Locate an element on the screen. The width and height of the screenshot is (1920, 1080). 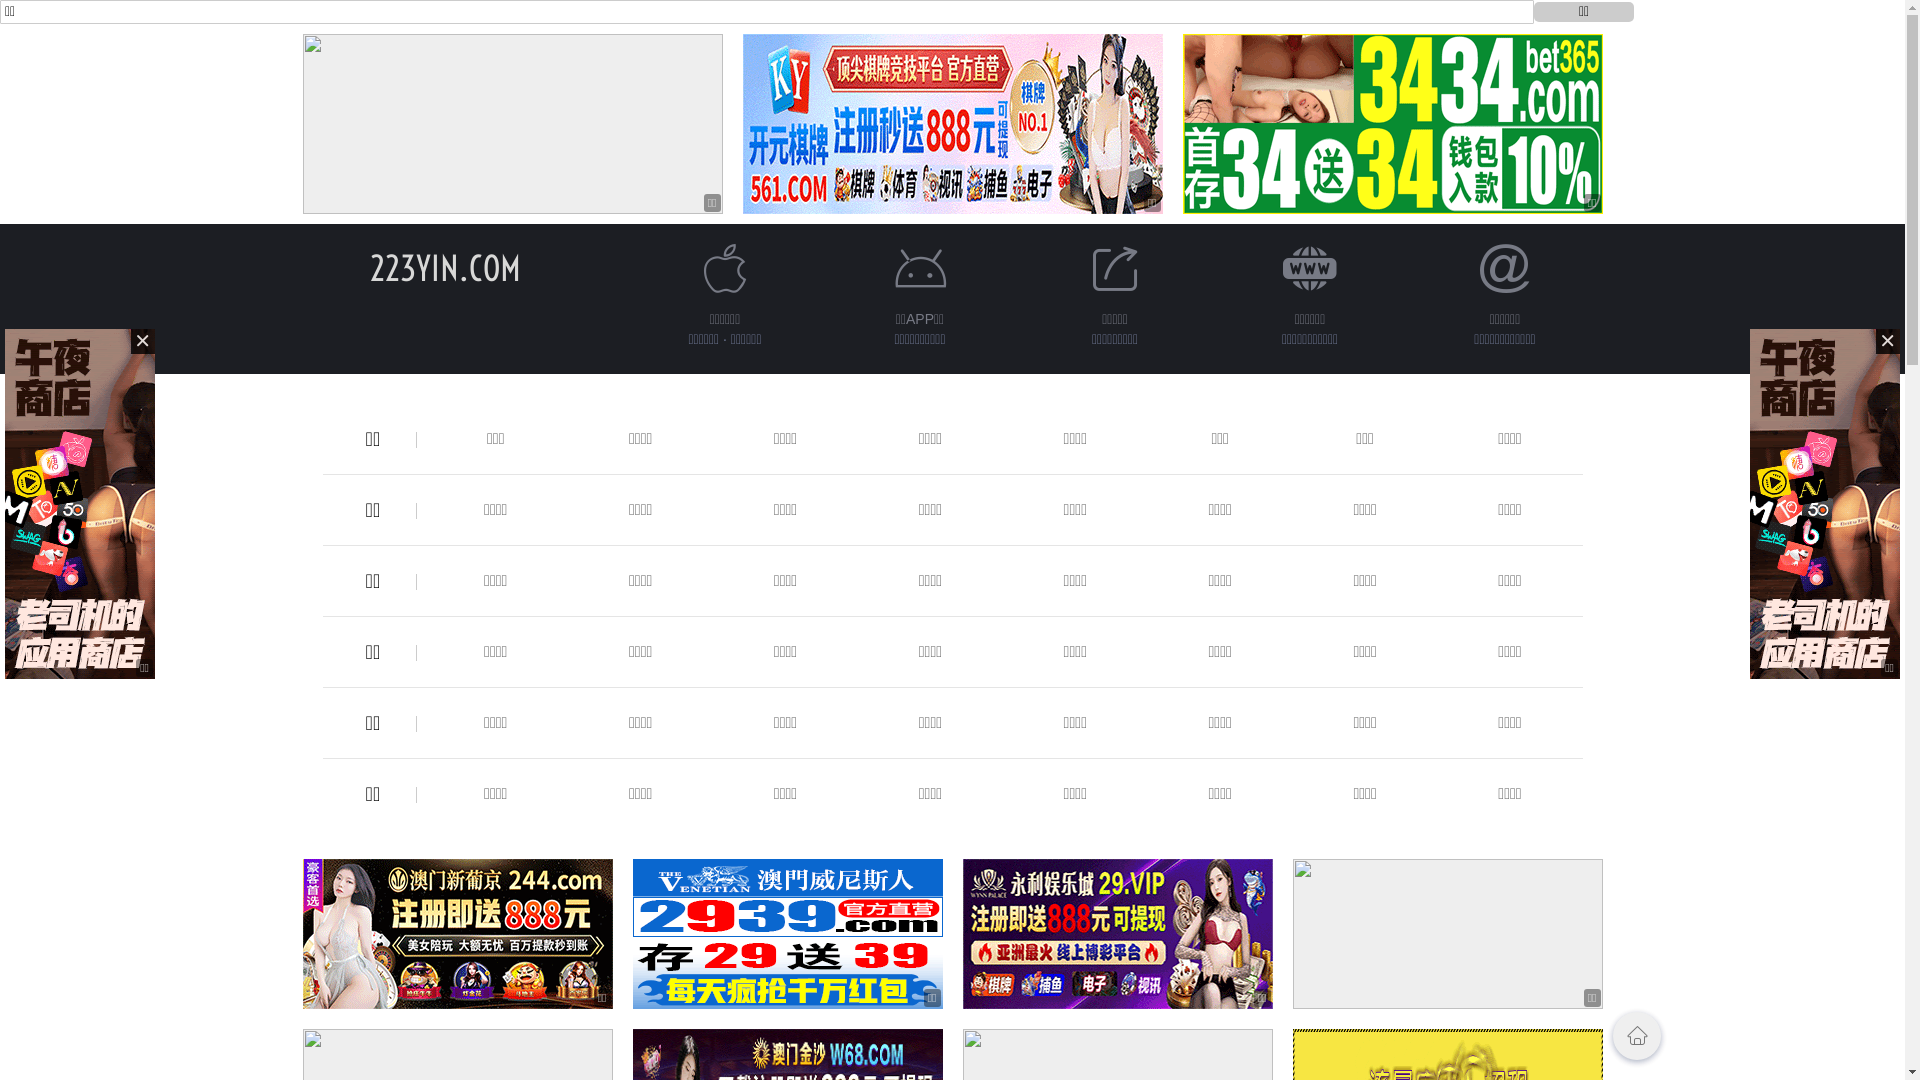
'223YIN.COM' is located at coordinates (444, 267).